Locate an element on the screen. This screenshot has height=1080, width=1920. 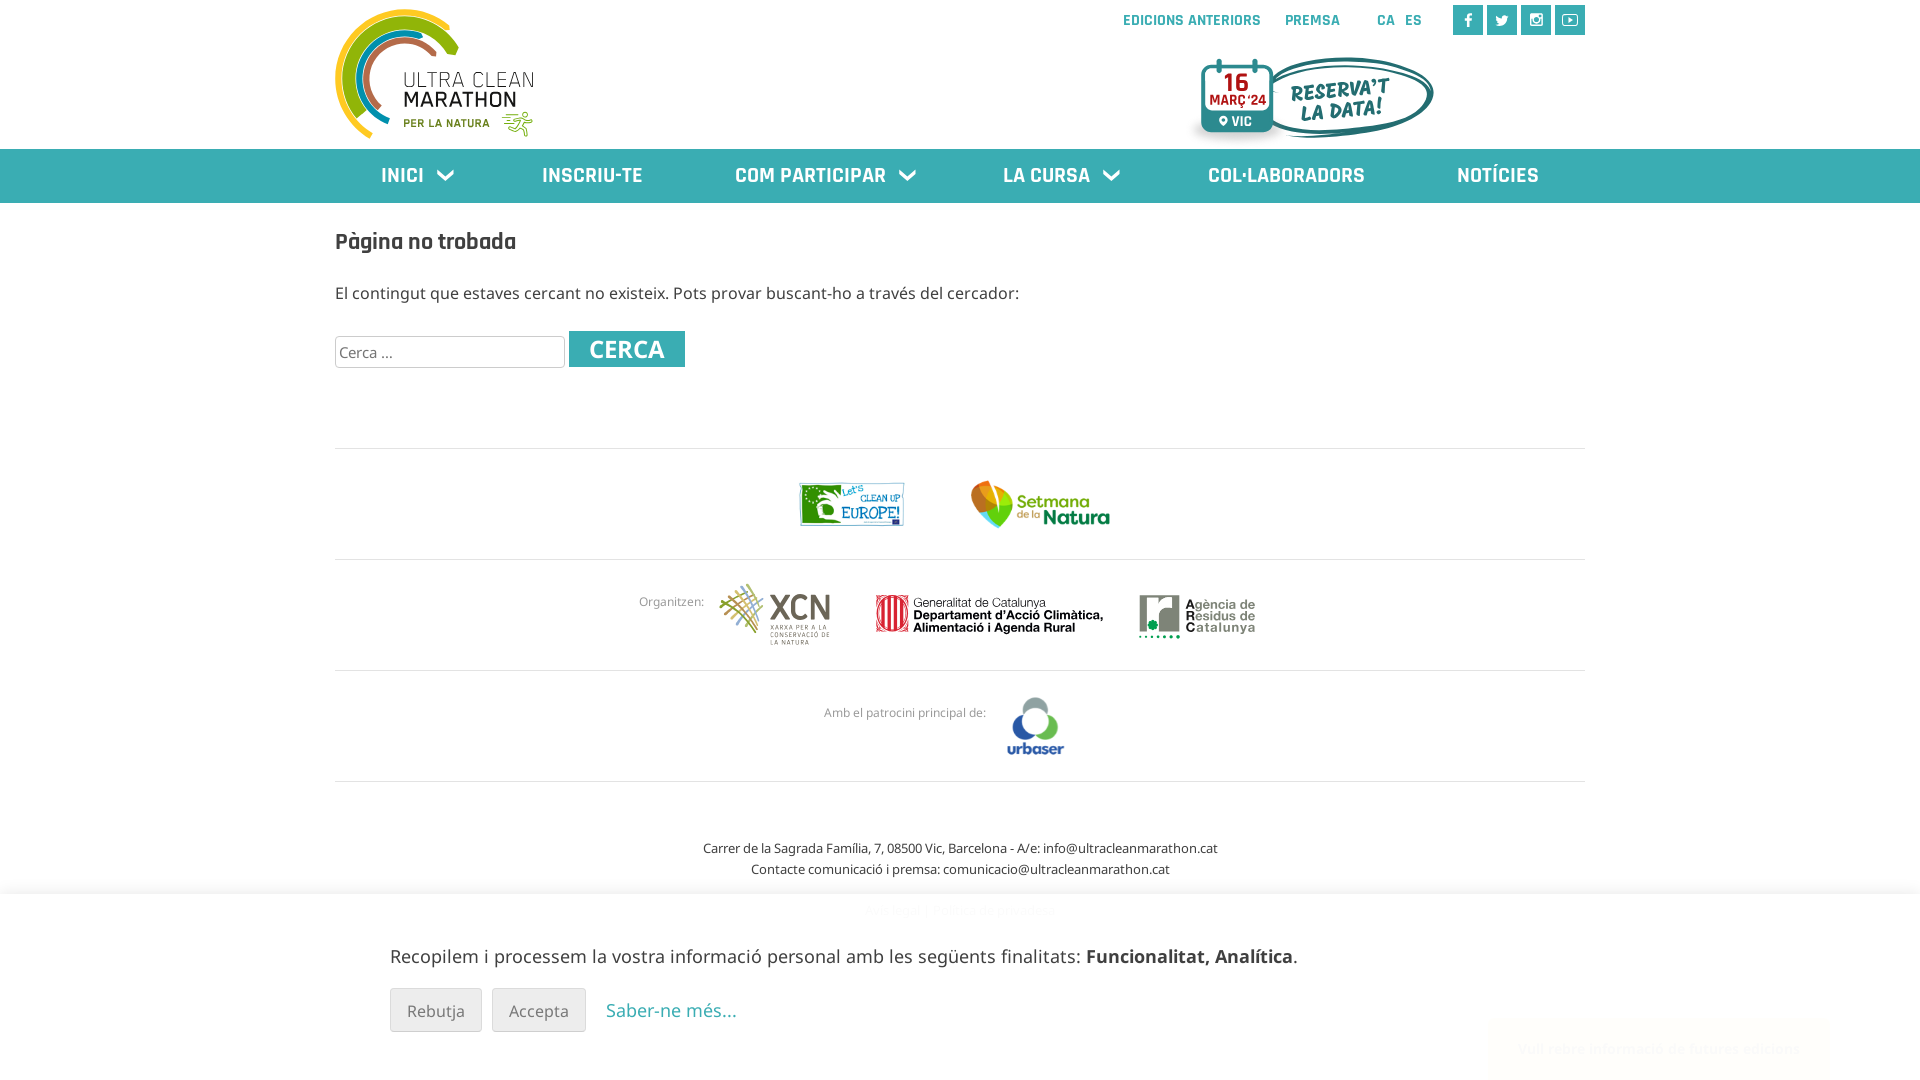
'CA' is located at coordinates (1385, 20).